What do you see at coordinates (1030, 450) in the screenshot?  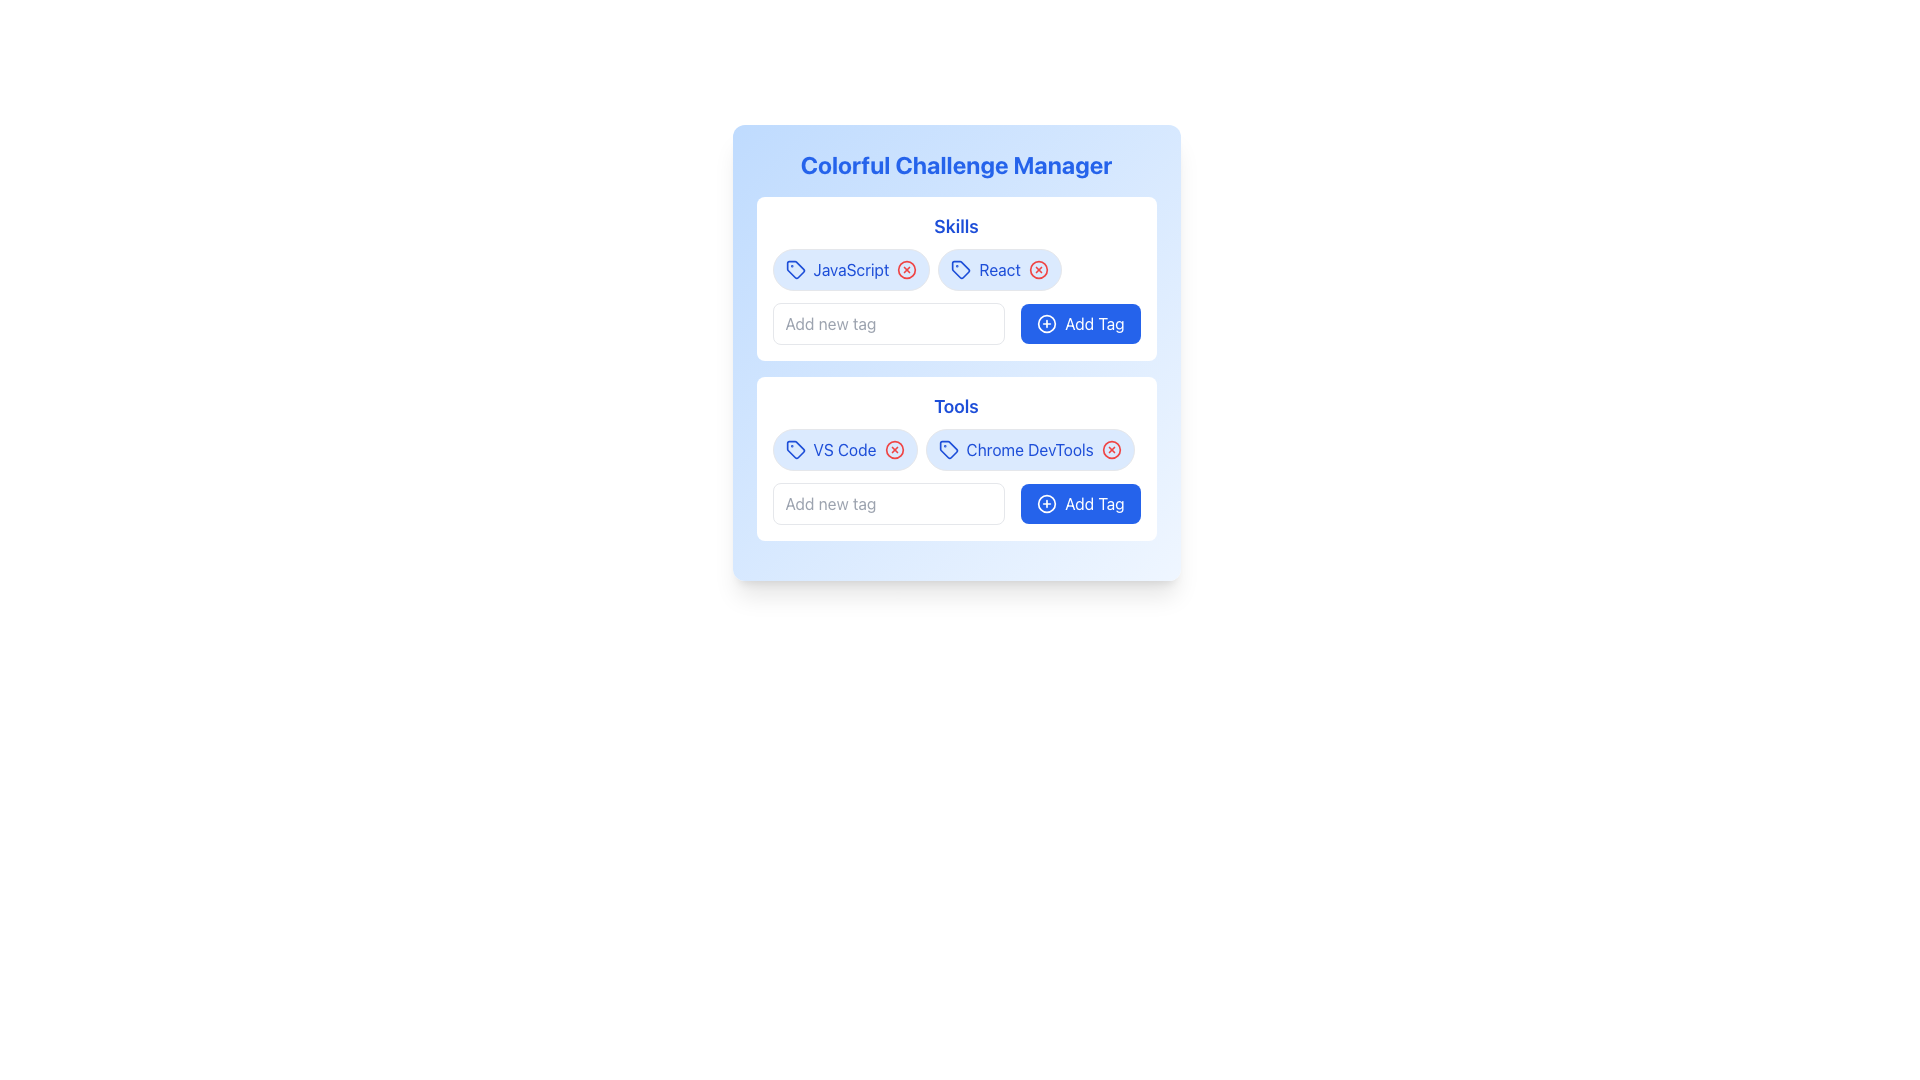 I see `the 'Chrome DevTools' tag, which is the second tag in the 'Tools' section of the UI` at bounding box center [1030, 450].